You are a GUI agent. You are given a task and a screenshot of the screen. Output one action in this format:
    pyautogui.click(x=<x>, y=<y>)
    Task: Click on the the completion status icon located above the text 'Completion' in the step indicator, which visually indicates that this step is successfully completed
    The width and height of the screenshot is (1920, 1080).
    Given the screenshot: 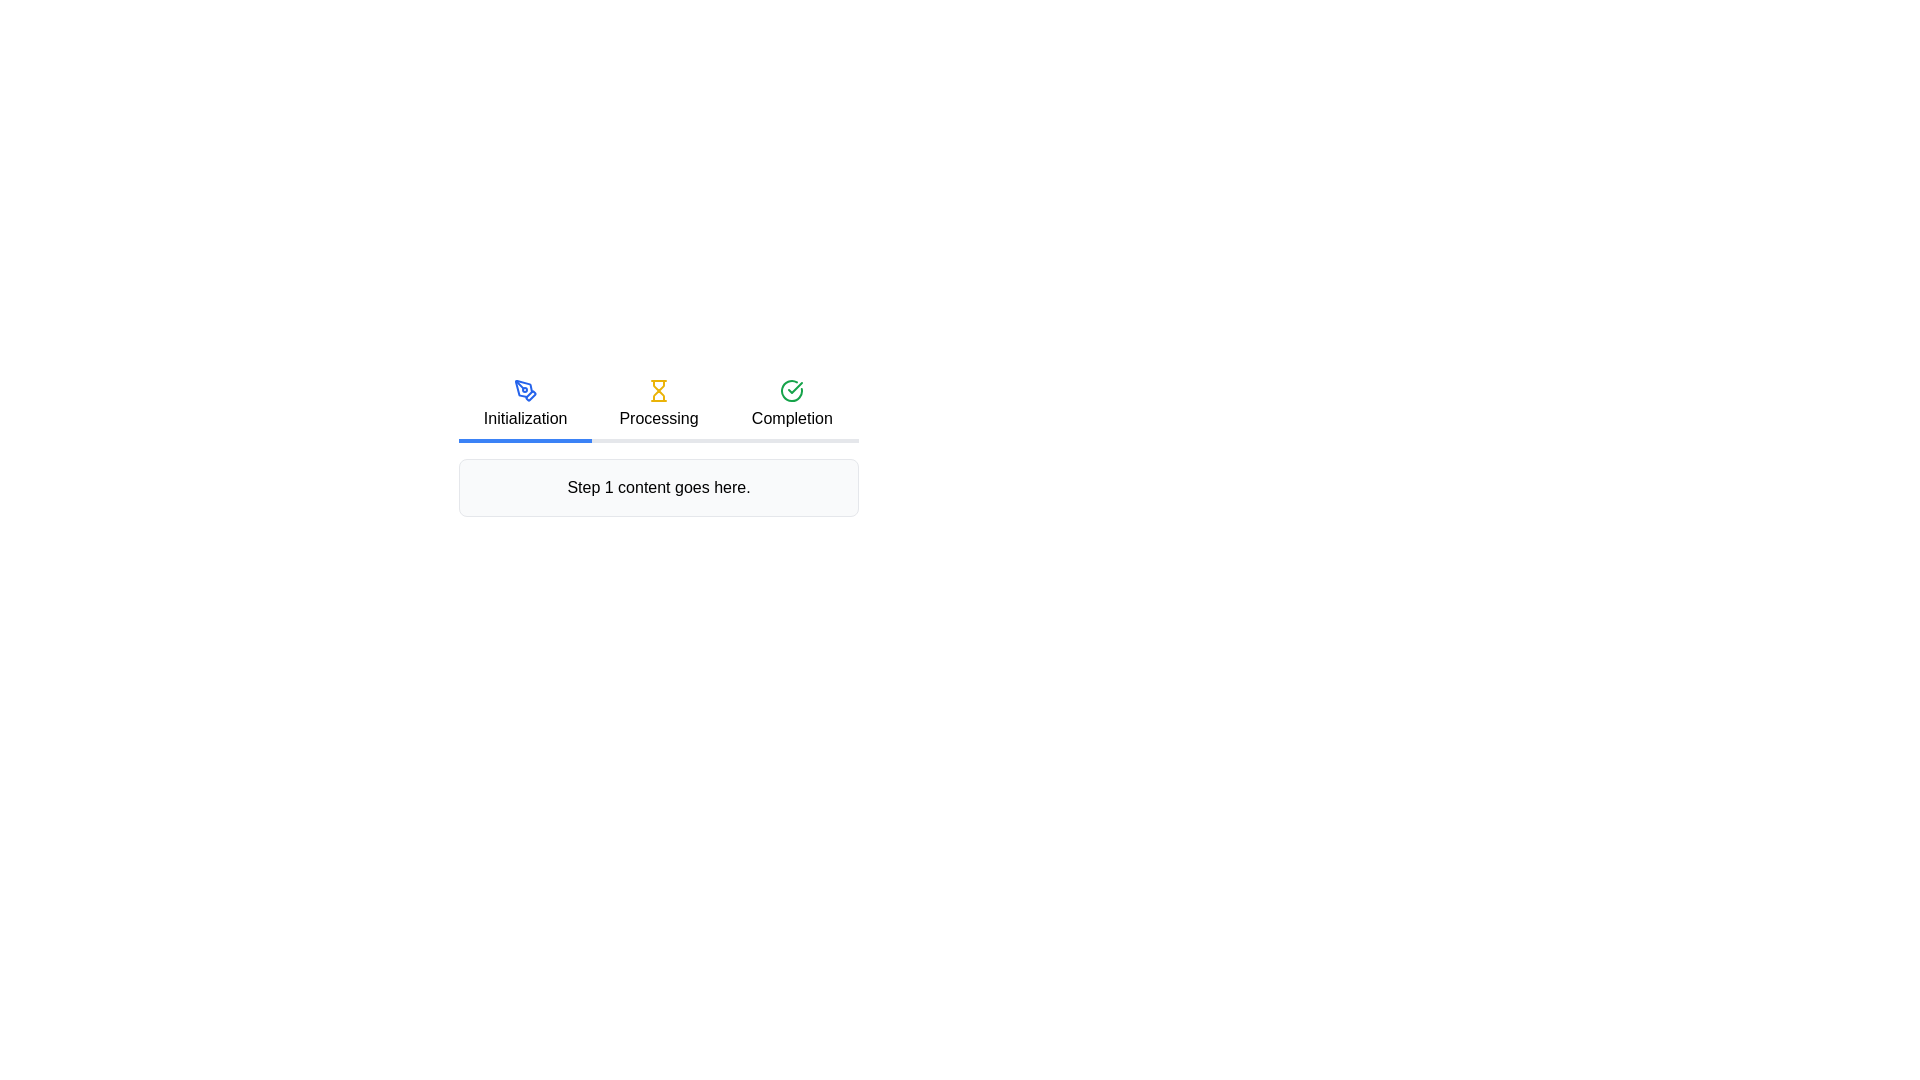 What is the action you would take?
    pyautogui.click(x=791, y=390)
    